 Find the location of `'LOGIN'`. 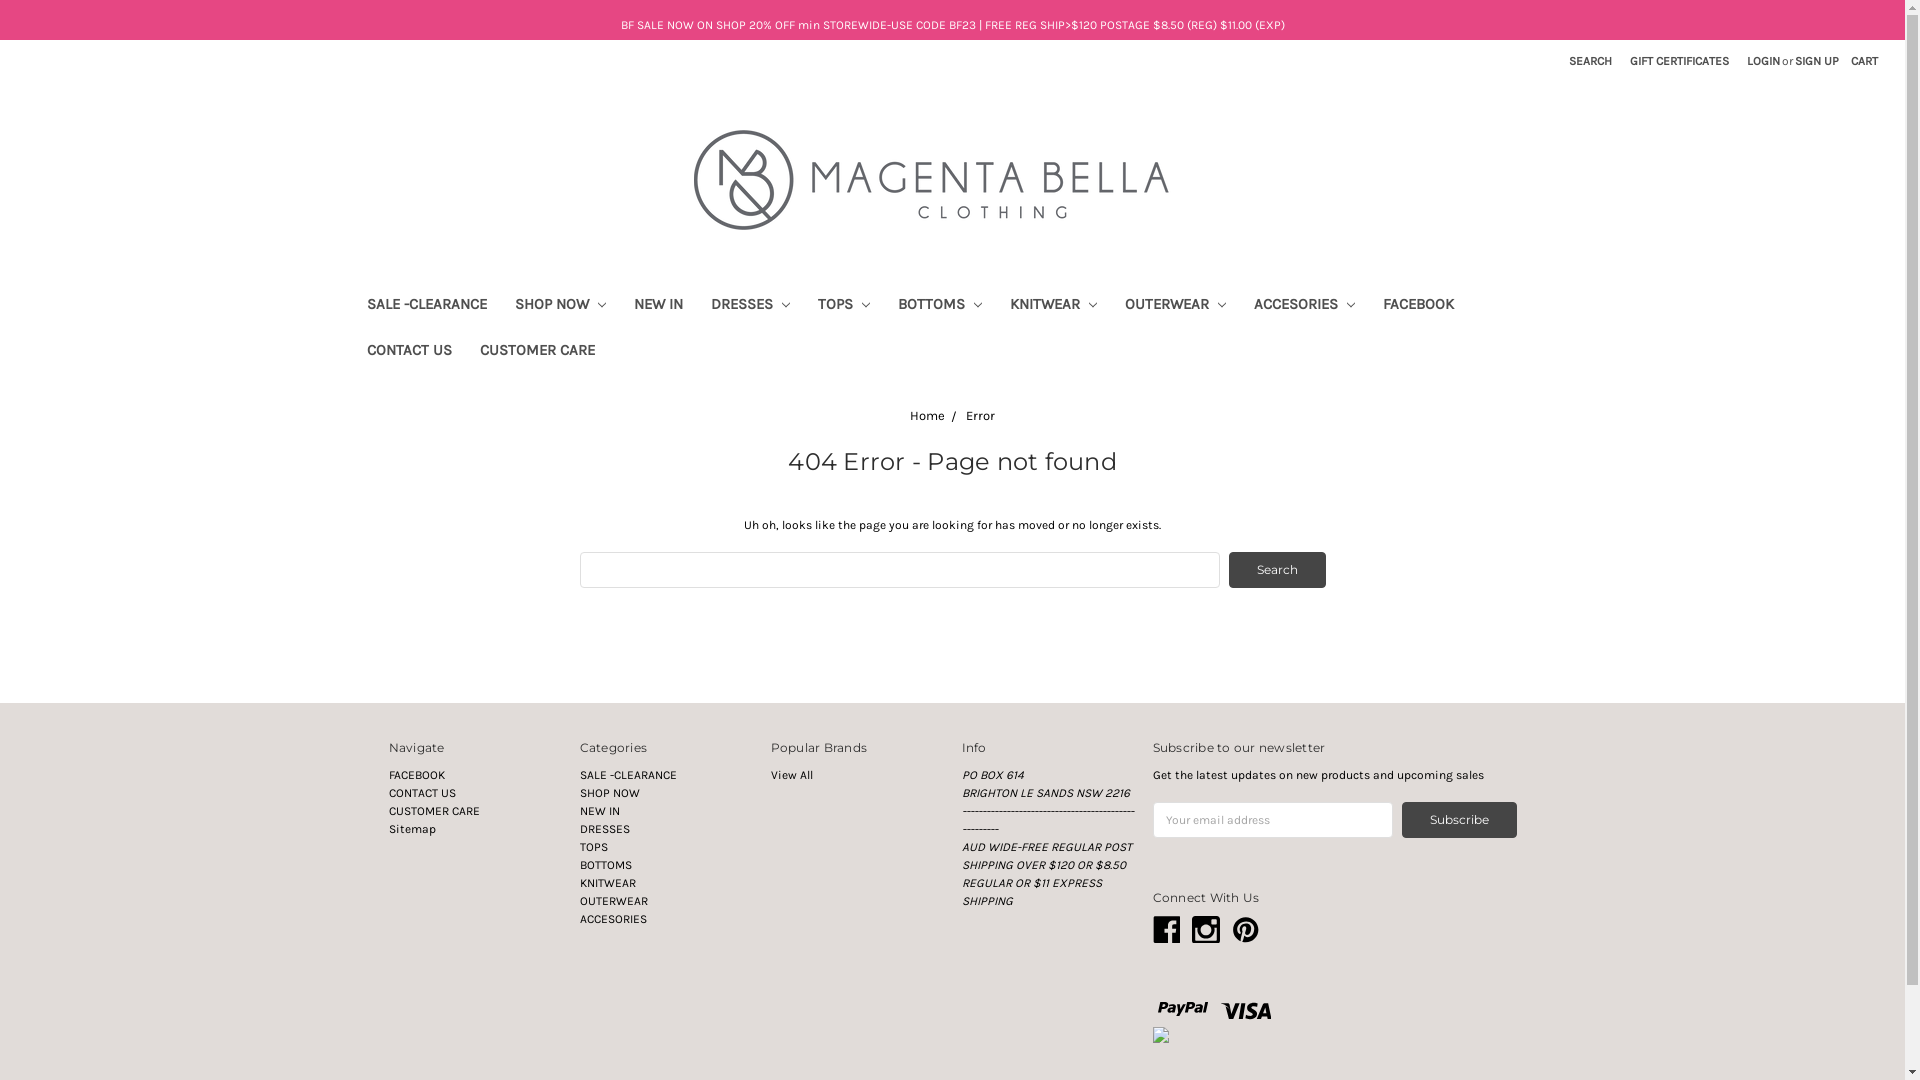

'LOGIN' is located at coordinates (1763, 60).